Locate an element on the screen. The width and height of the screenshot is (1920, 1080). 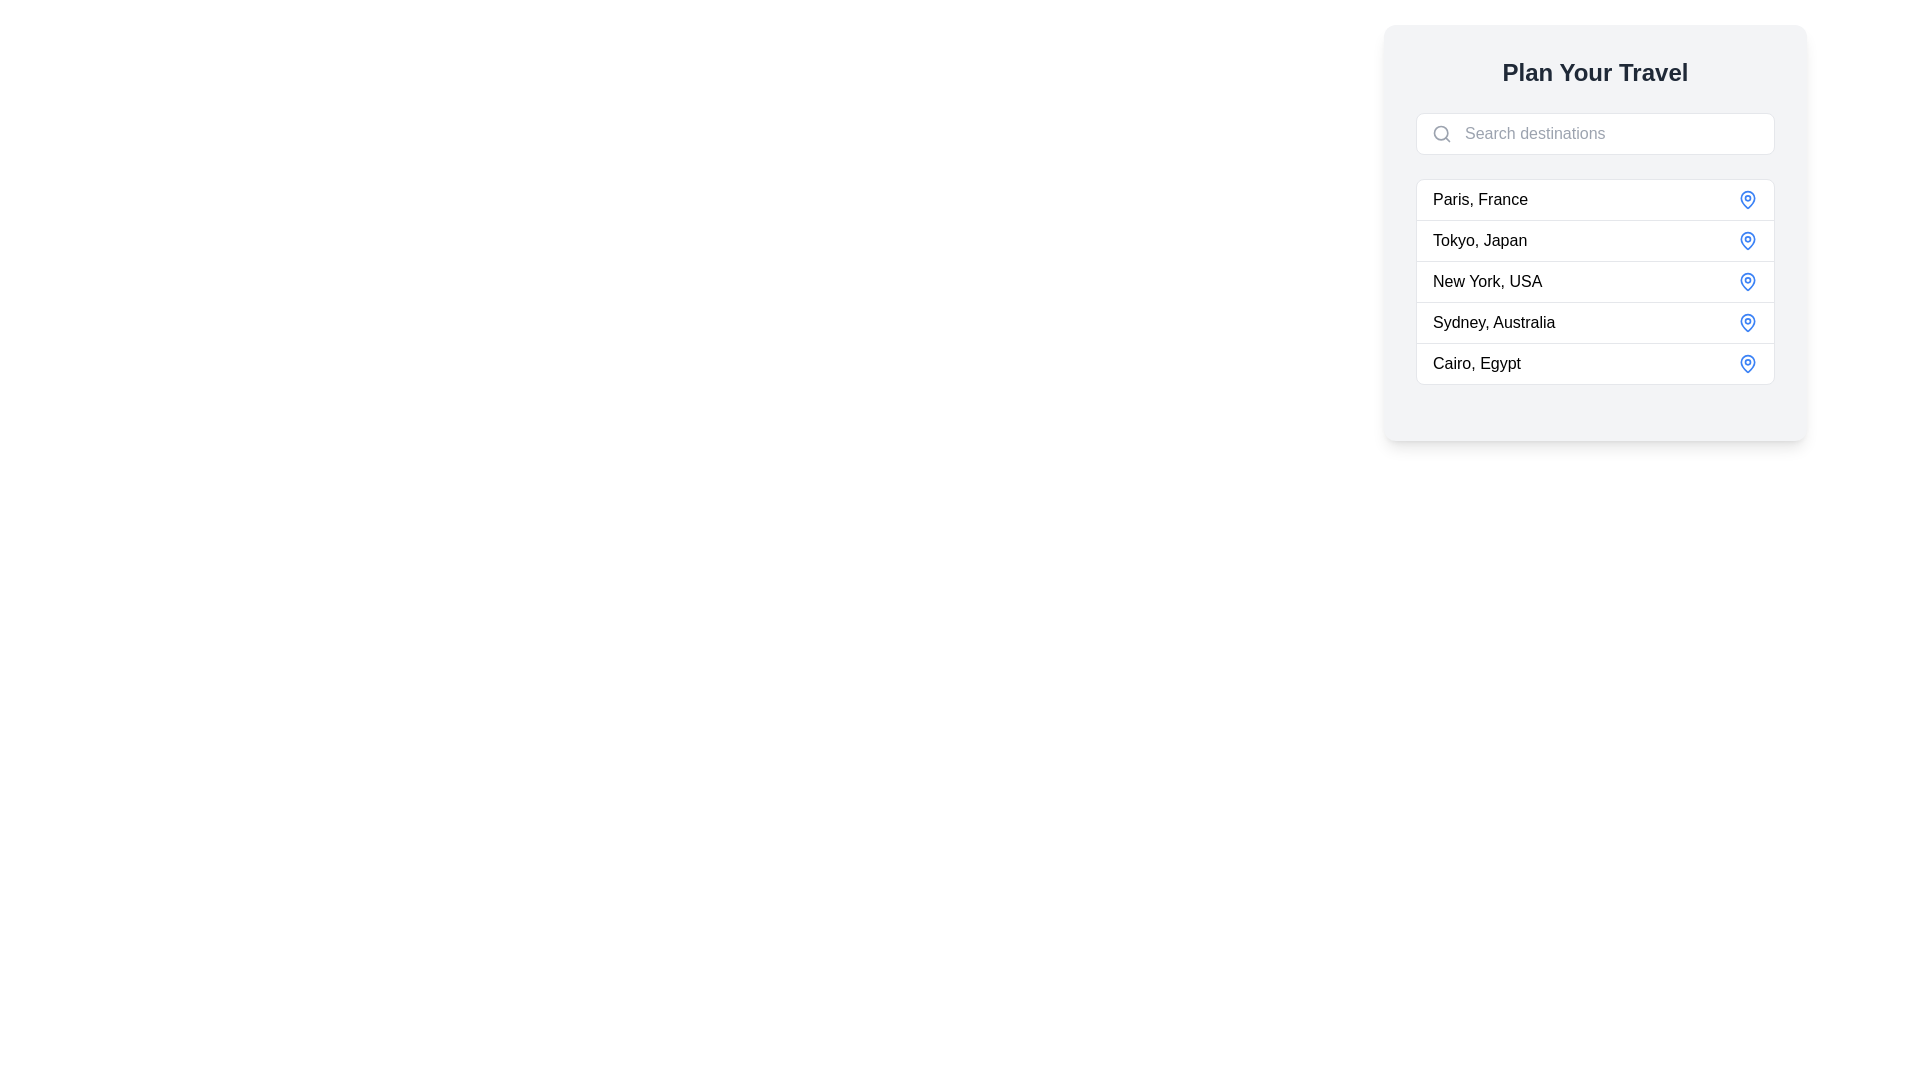
the Text Label displaying 'Tokyo, Japan', which is the second item in a list of destinations is located at coordinates (1480, 239).